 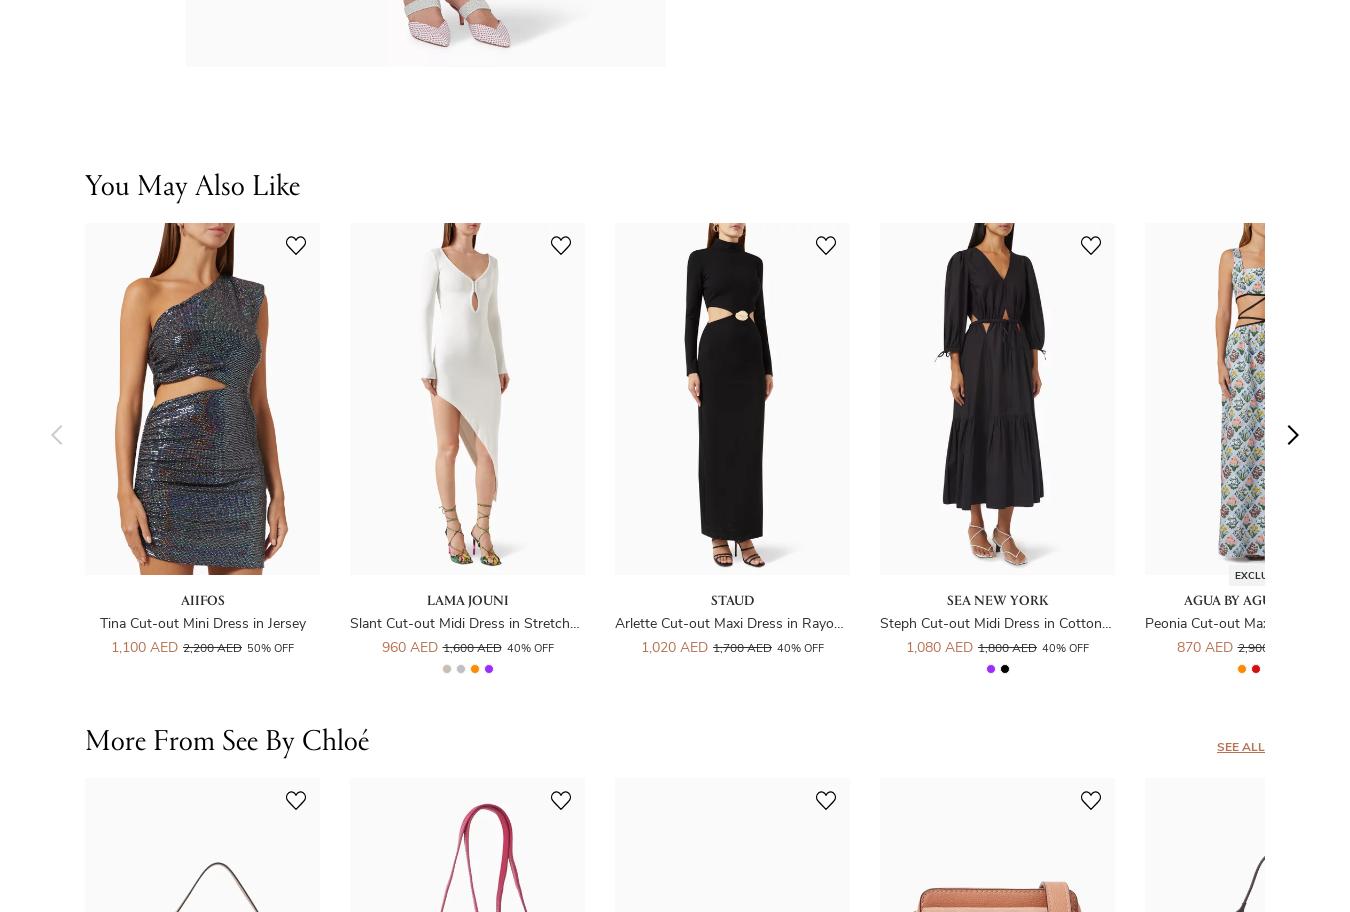 I want to click on '1,600 AED', so click(x=470, y=646).